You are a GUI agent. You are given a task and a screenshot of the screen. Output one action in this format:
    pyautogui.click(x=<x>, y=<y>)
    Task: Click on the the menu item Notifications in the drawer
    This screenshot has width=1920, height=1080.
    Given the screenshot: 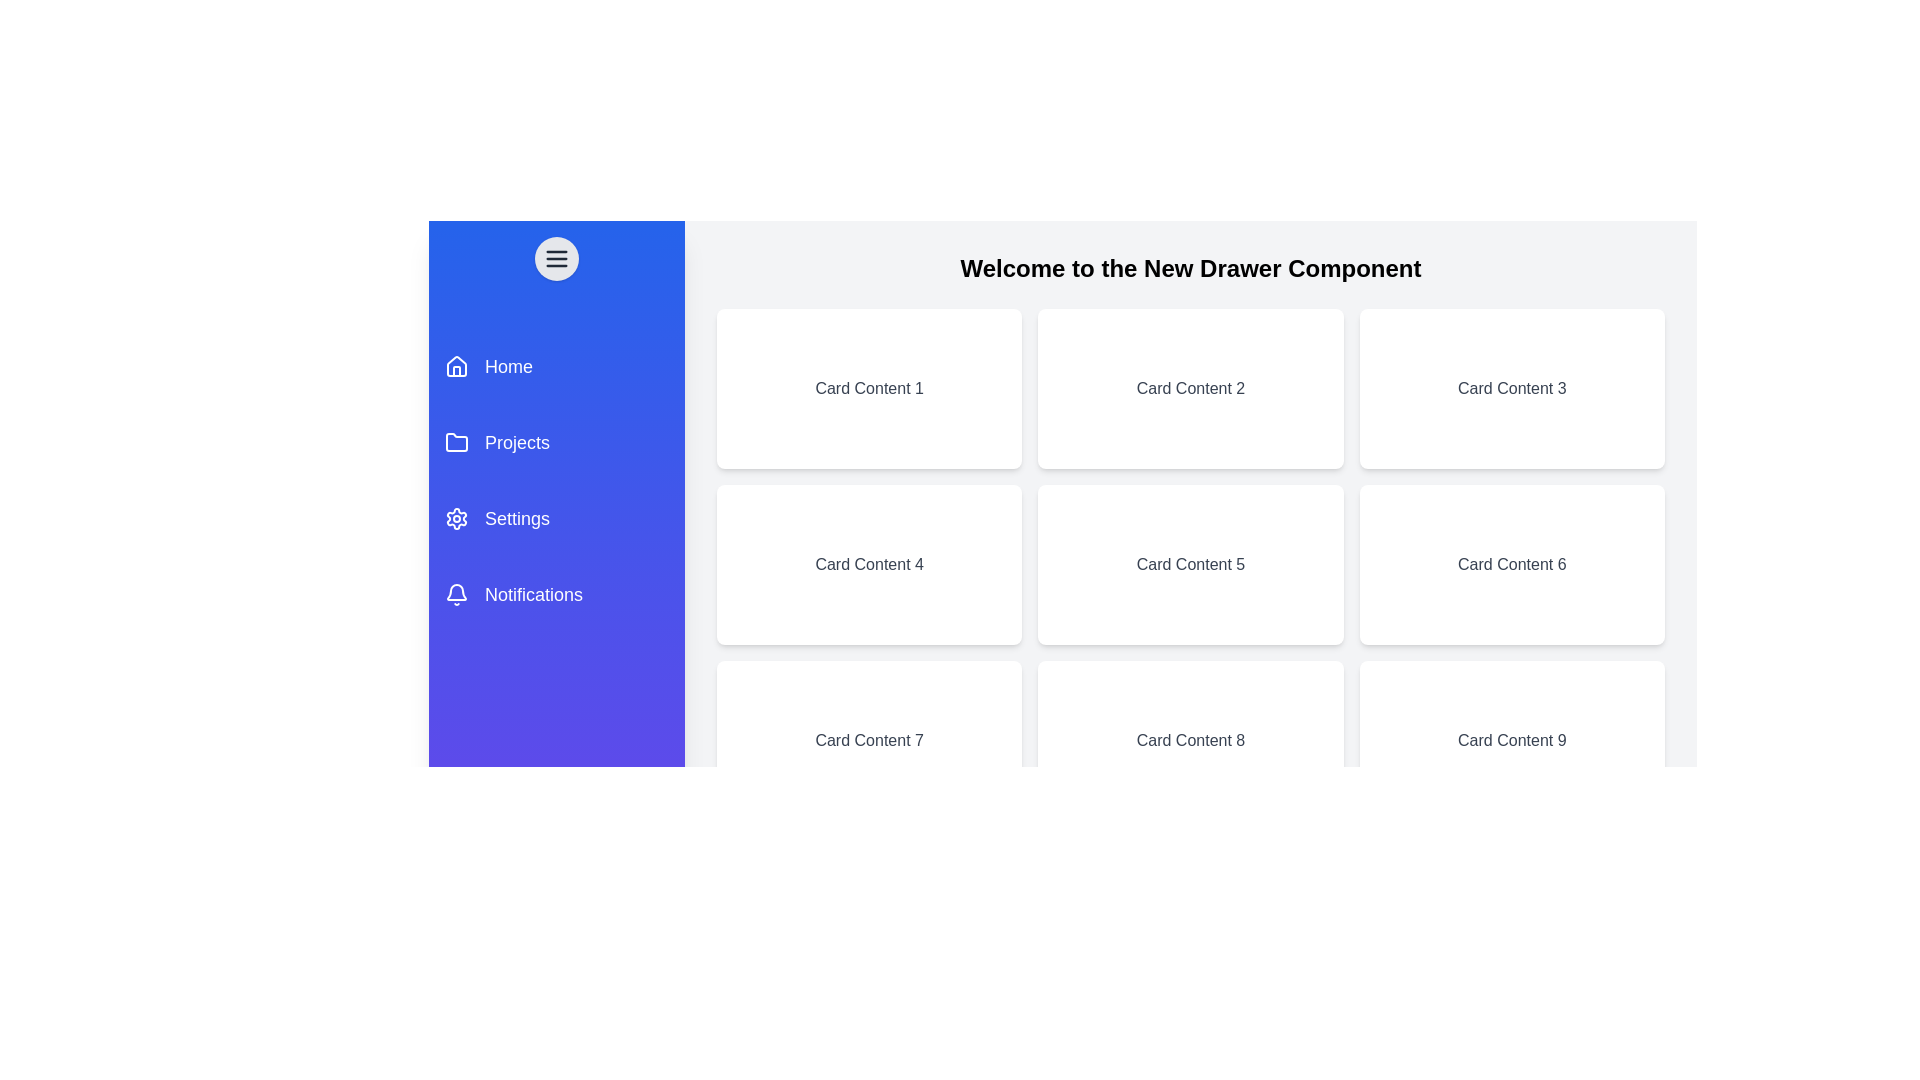 What is the action you would take?
    pyautogui.click(x=556, y=593)
    